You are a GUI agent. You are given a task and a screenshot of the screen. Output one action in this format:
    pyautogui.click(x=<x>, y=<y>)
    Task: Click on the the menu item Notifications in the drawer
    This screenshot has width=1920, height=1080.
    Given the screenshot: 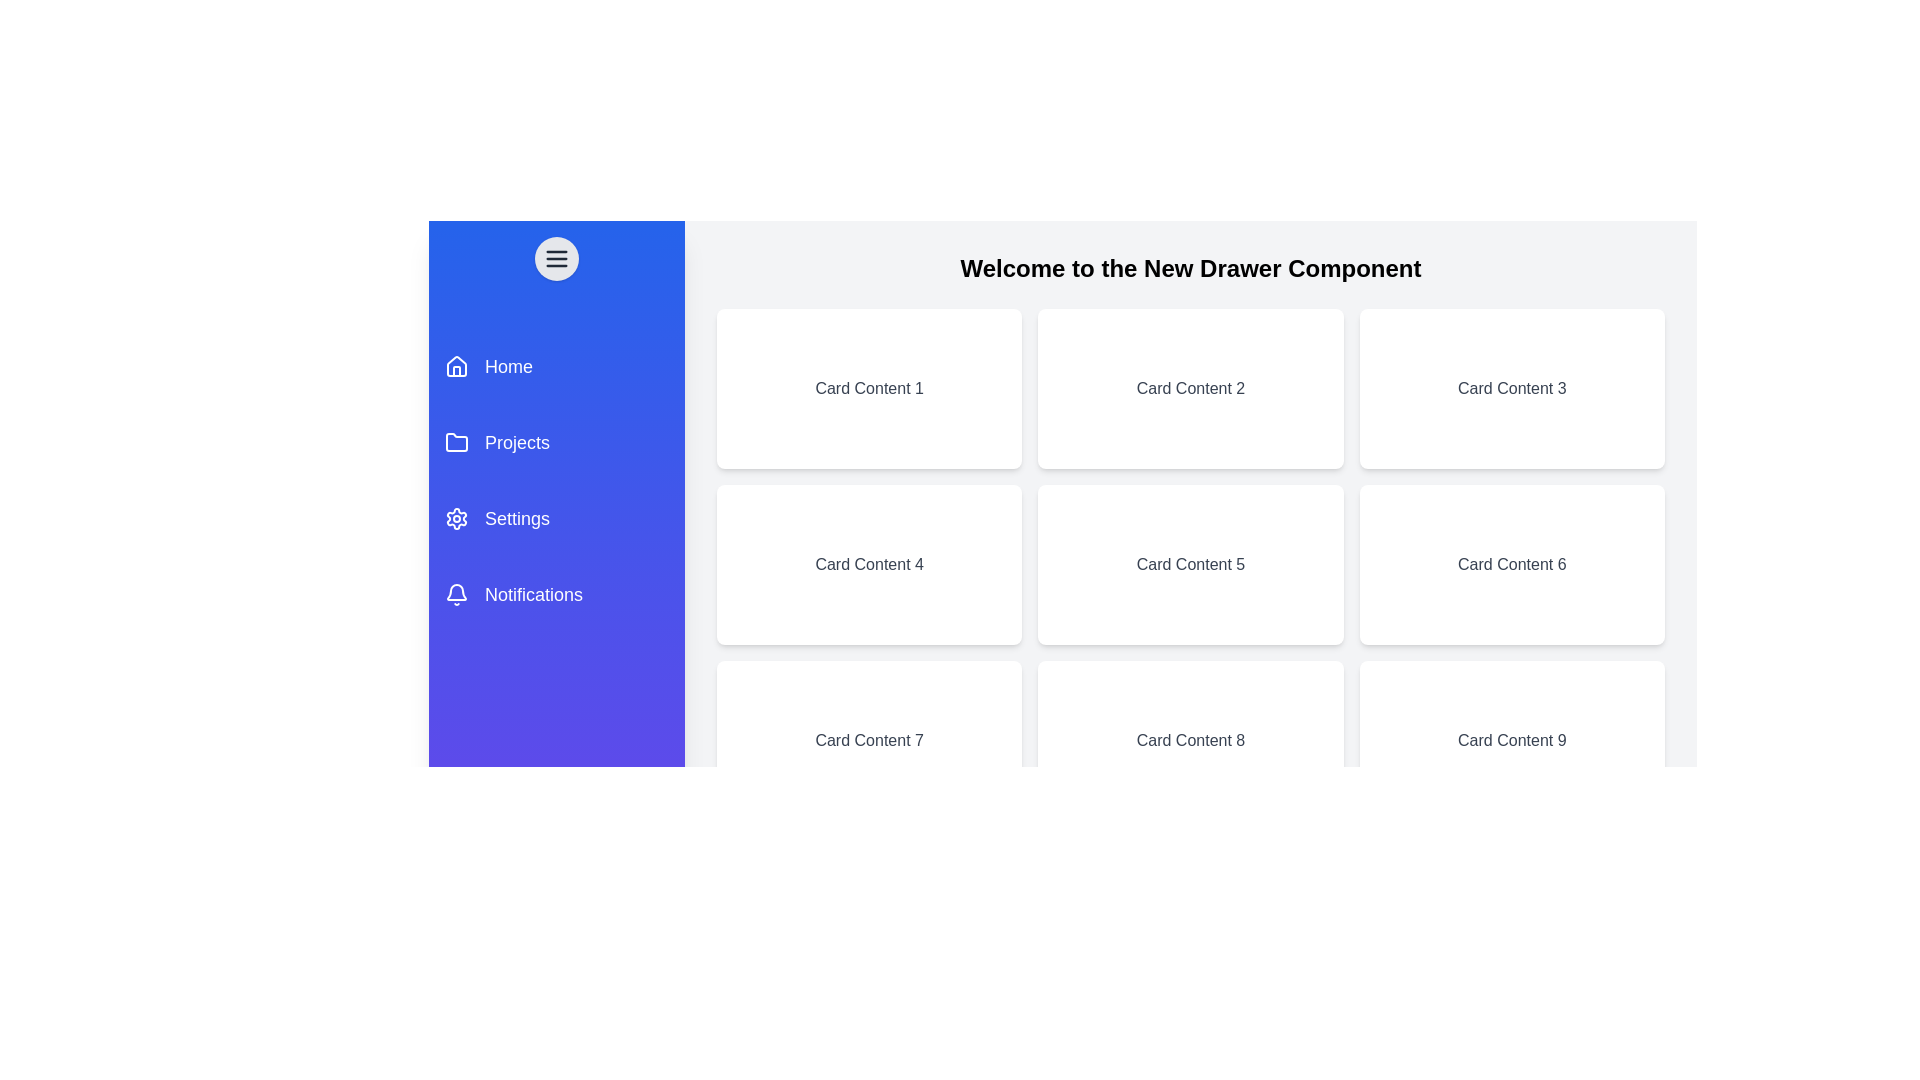 What is the action you would take?
    pyautogui.click(x=556, y=593)
    